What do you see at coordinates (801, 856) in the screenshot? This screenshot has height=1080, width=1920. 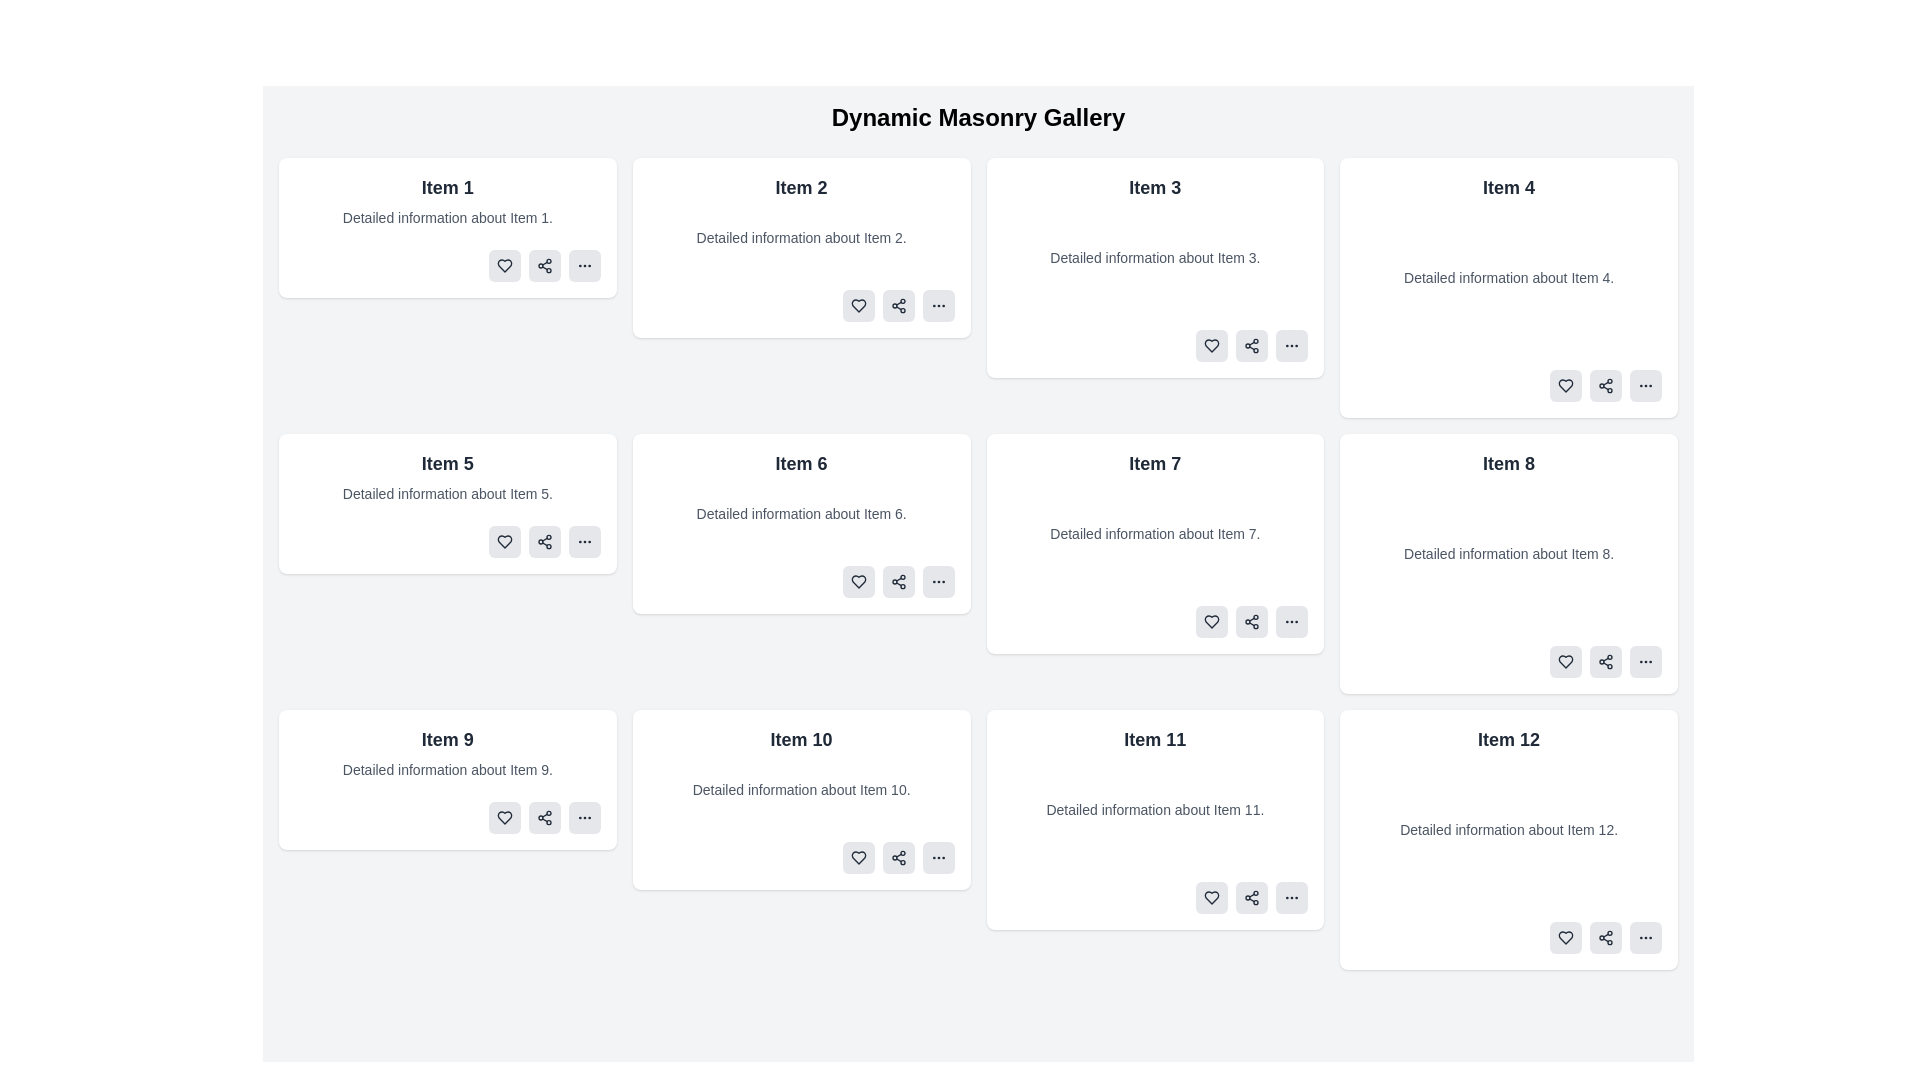 I see `one of the buttons inside the Action Toolbar located at the bottom-right corner of the 'Item 10' card` at bounding box center [801, 856].